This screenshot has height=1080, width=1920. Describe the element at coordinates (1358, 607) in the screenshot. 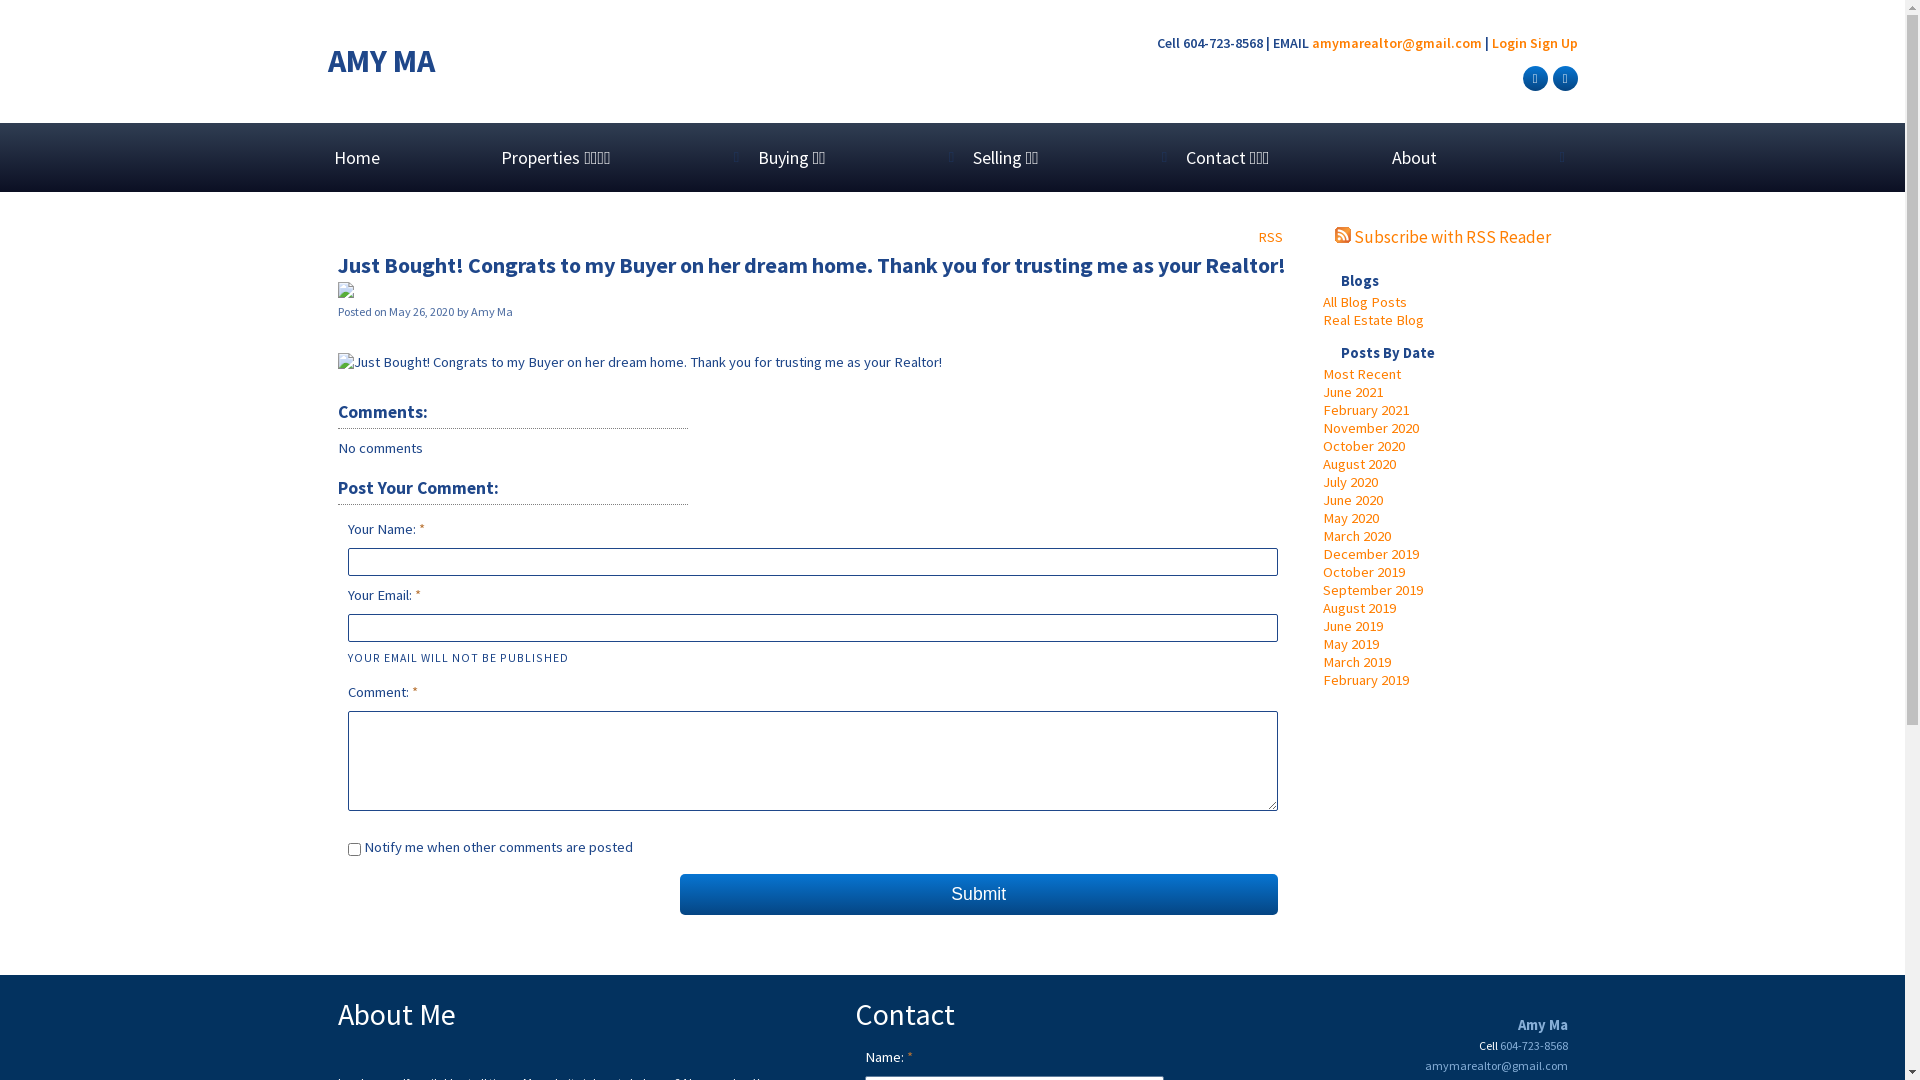

I see `'August 2019'` at that location.